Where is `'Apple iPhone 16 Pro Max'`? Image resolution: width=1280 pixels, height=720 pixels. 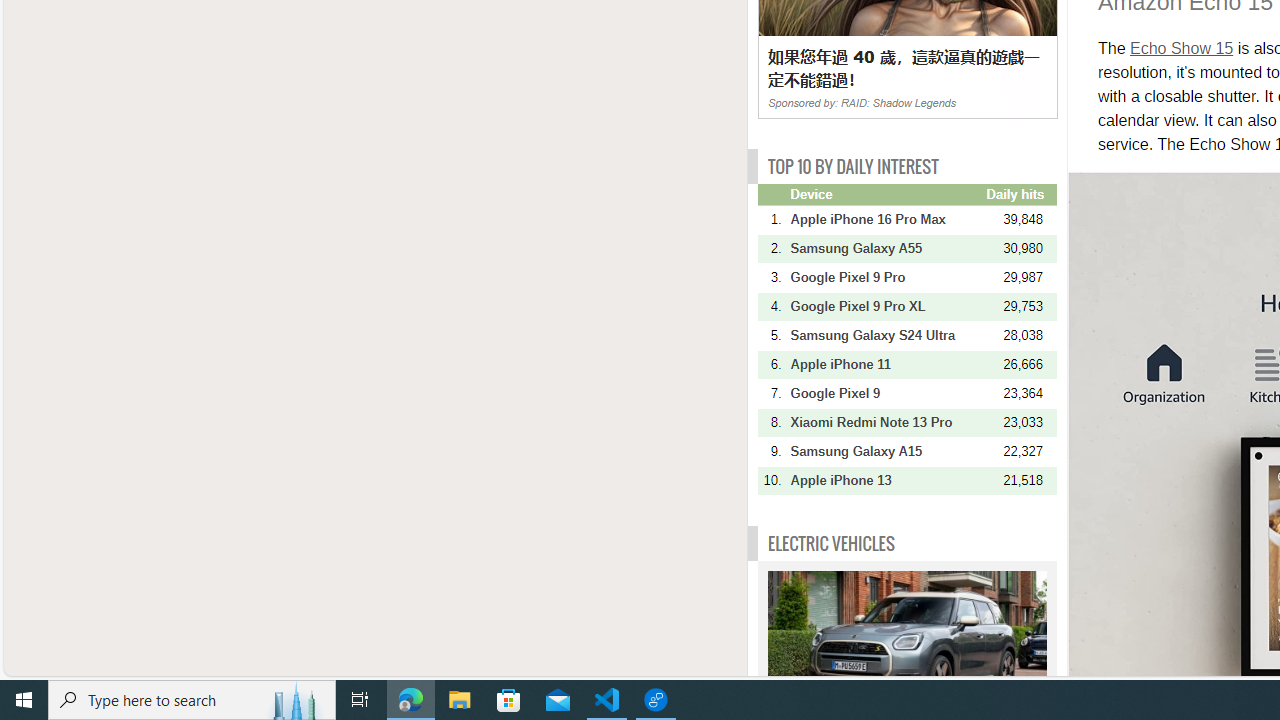 'Apple iPhone 16 Pro Max' is located at coordinates (885, 219).